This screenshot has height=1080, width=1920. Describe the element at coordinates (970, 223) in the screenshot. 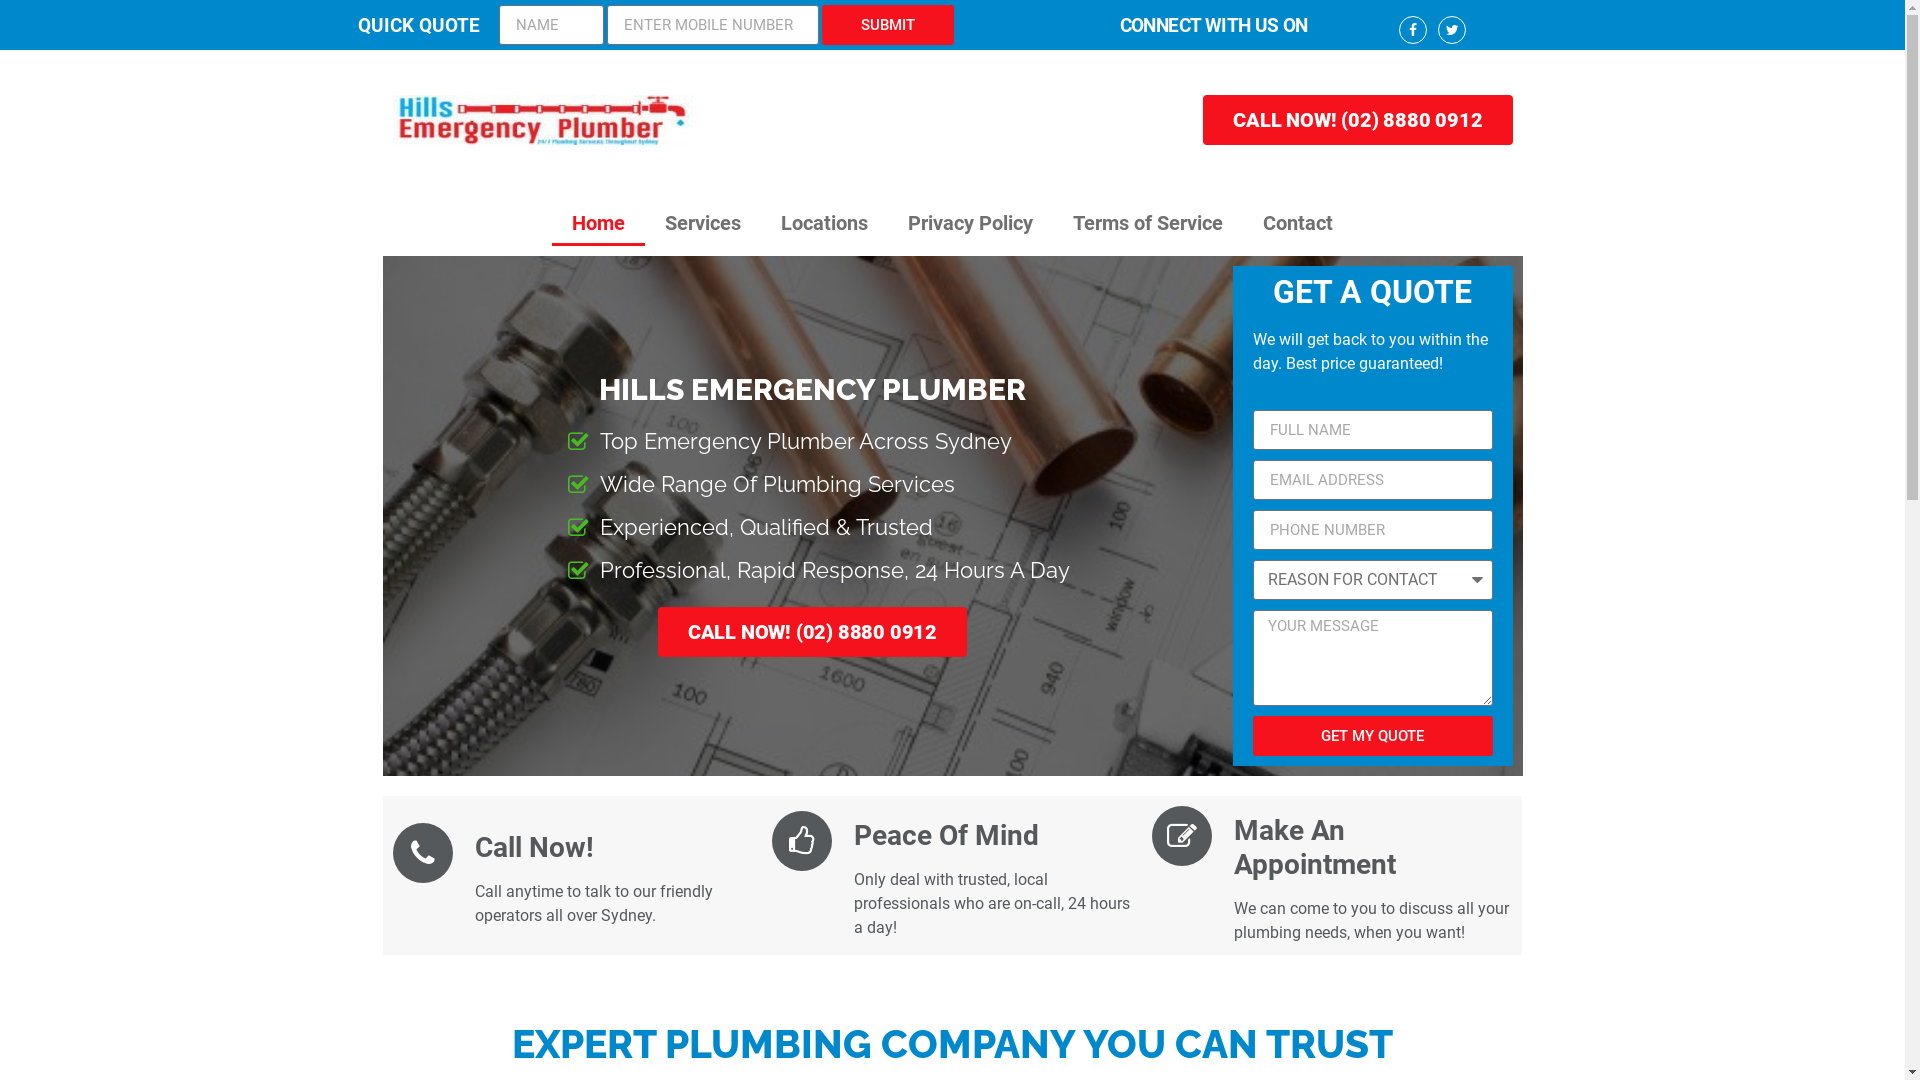

I see `'Privacy Policy'` at that location.